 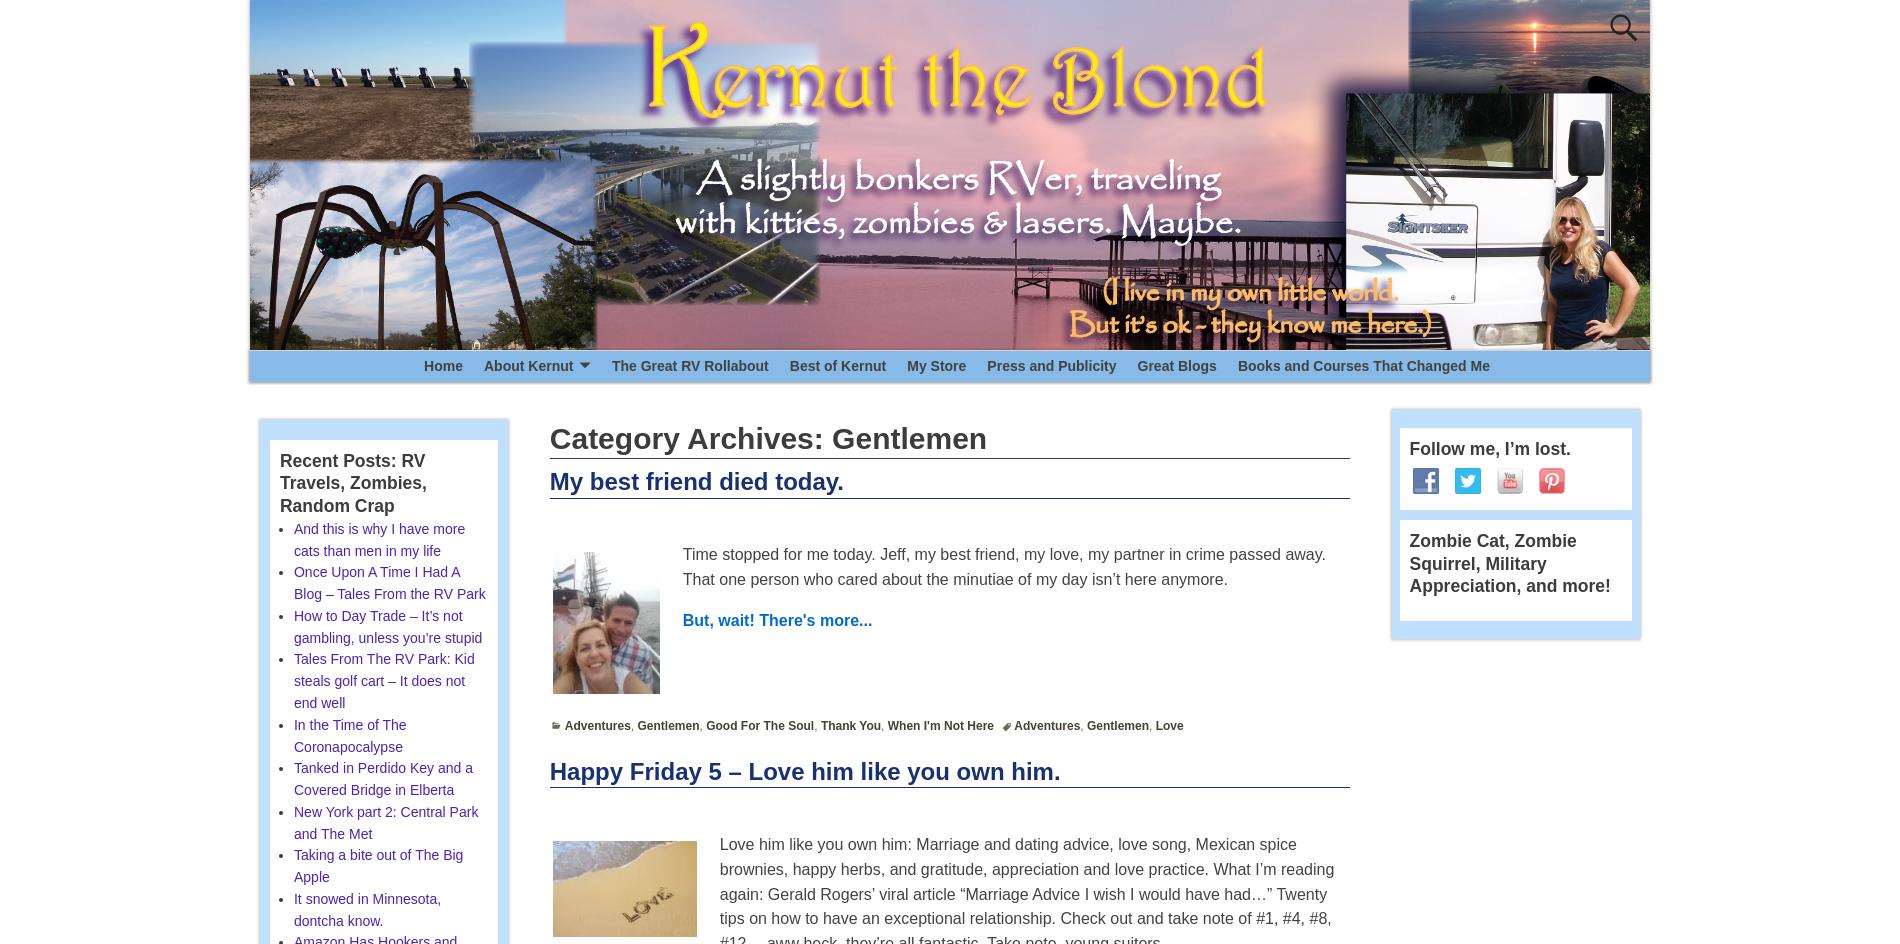 What do you see at coordinates (387, 582) in the screenshot?
I see `'Once Upon A Time I Had A Blog – Tales From the RV Park'` at bounding box center [387, 582].